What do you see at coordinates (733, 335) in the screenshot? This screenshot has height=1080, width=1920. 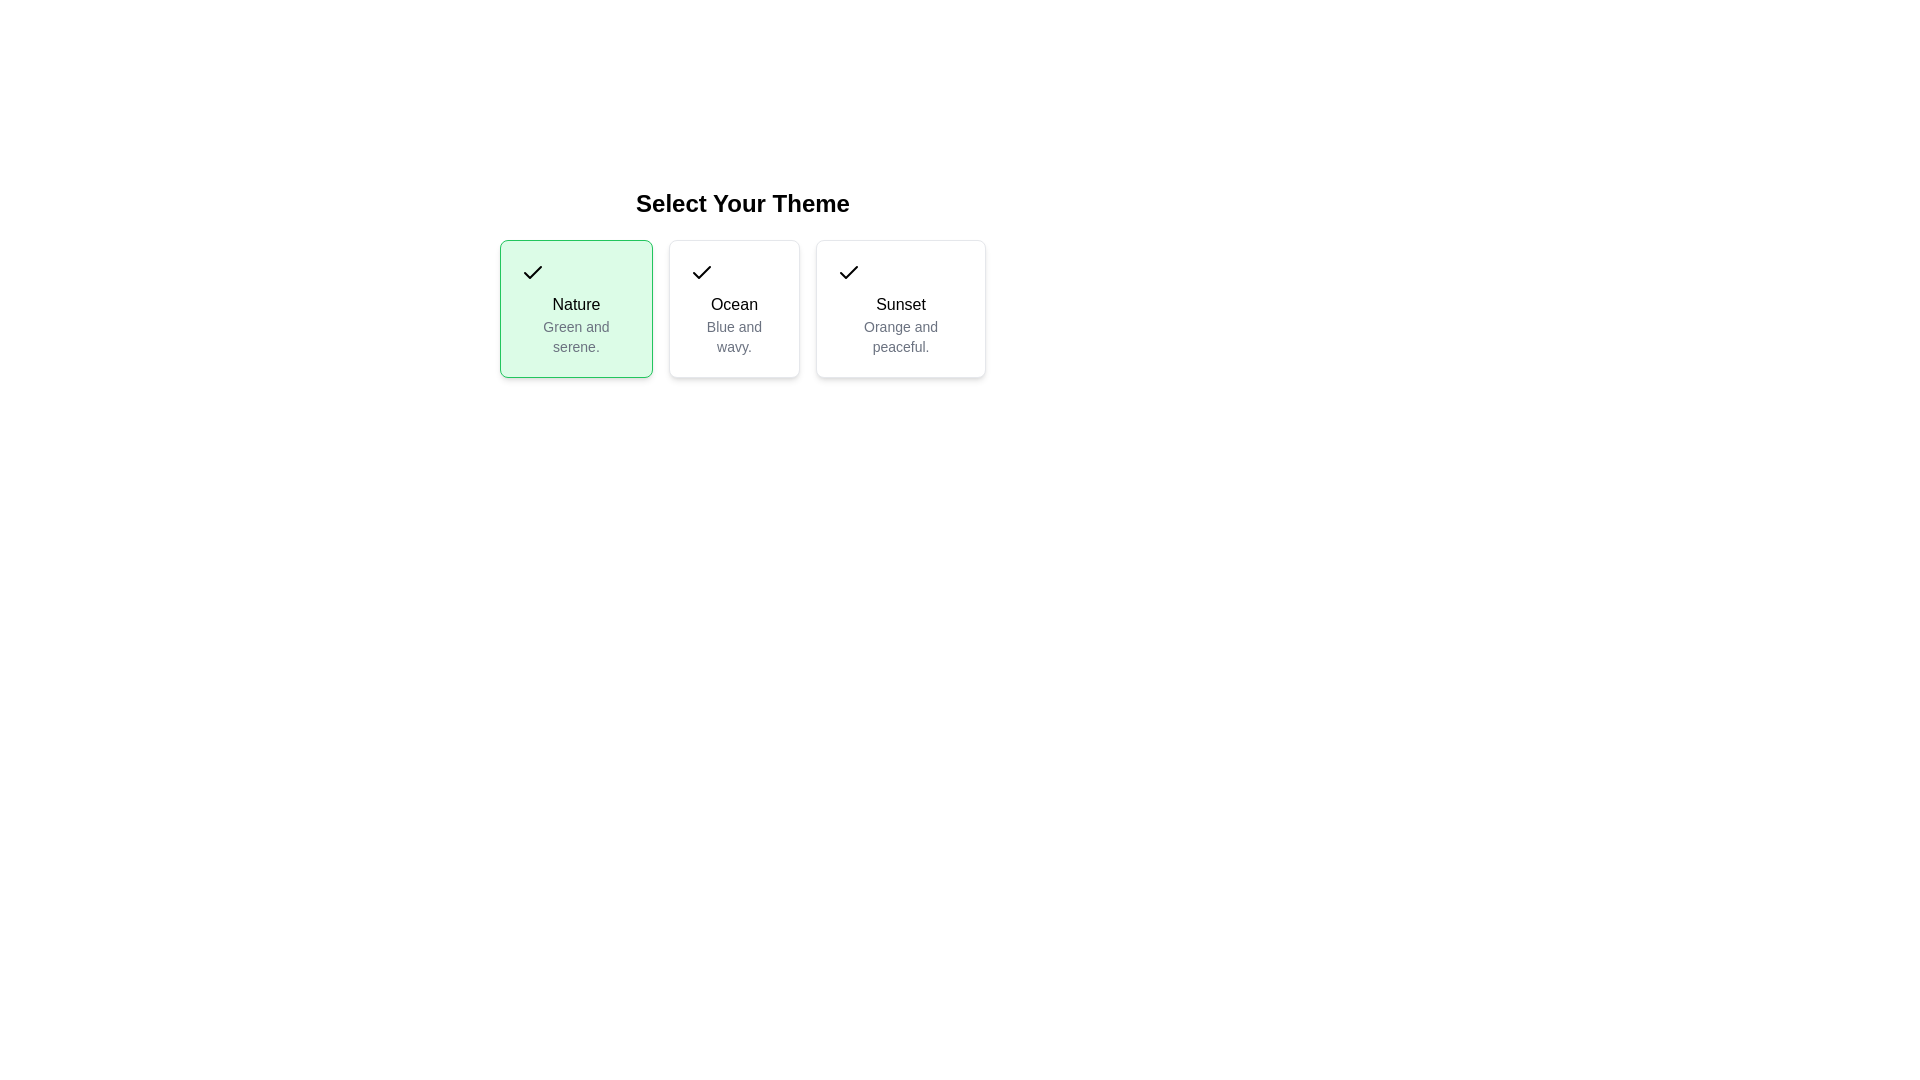 I see `the second text line in the 'Ocean' section which provides additional information about the 'Ocean' theme` at bounding box center [733, 335].